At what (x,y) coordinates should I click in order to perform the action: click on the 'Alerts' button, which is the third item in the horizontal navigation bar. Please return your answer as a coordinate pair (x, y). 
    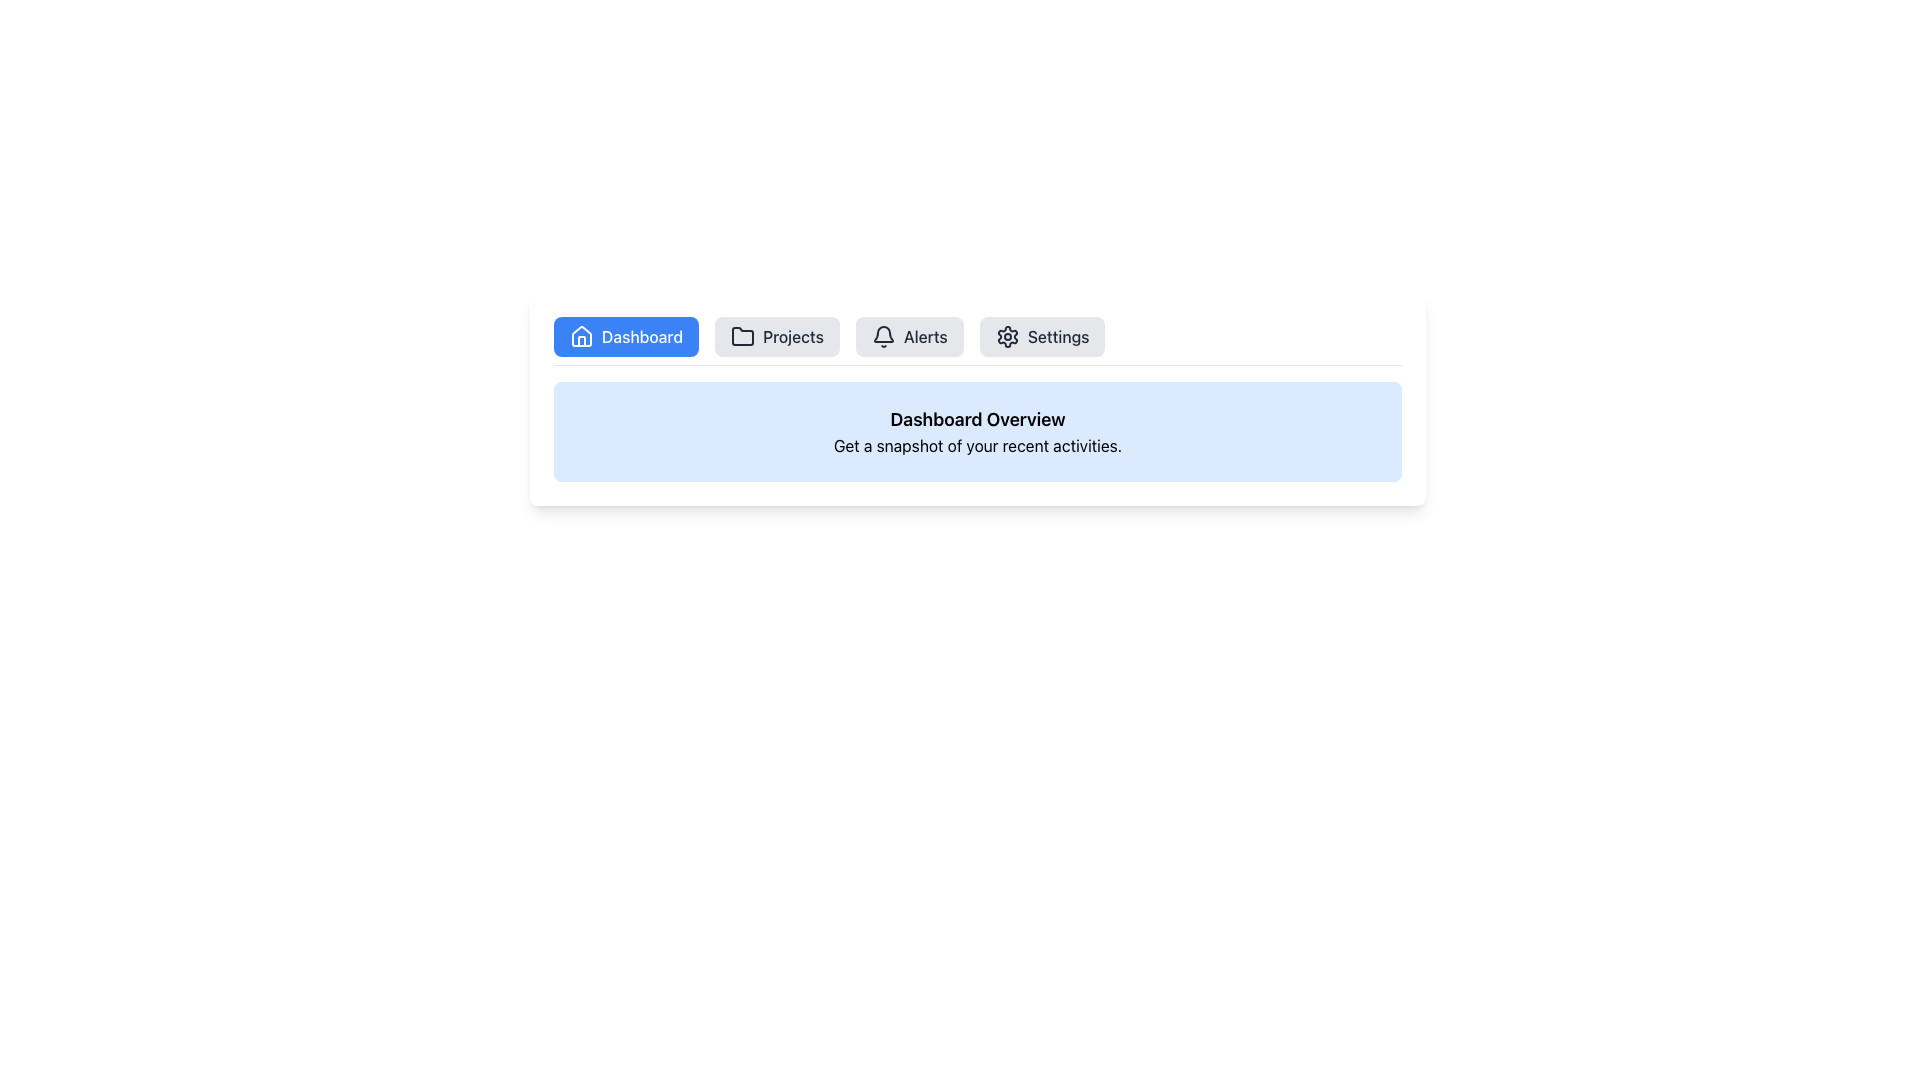
    Looking at the image, I should click on (908, 335).